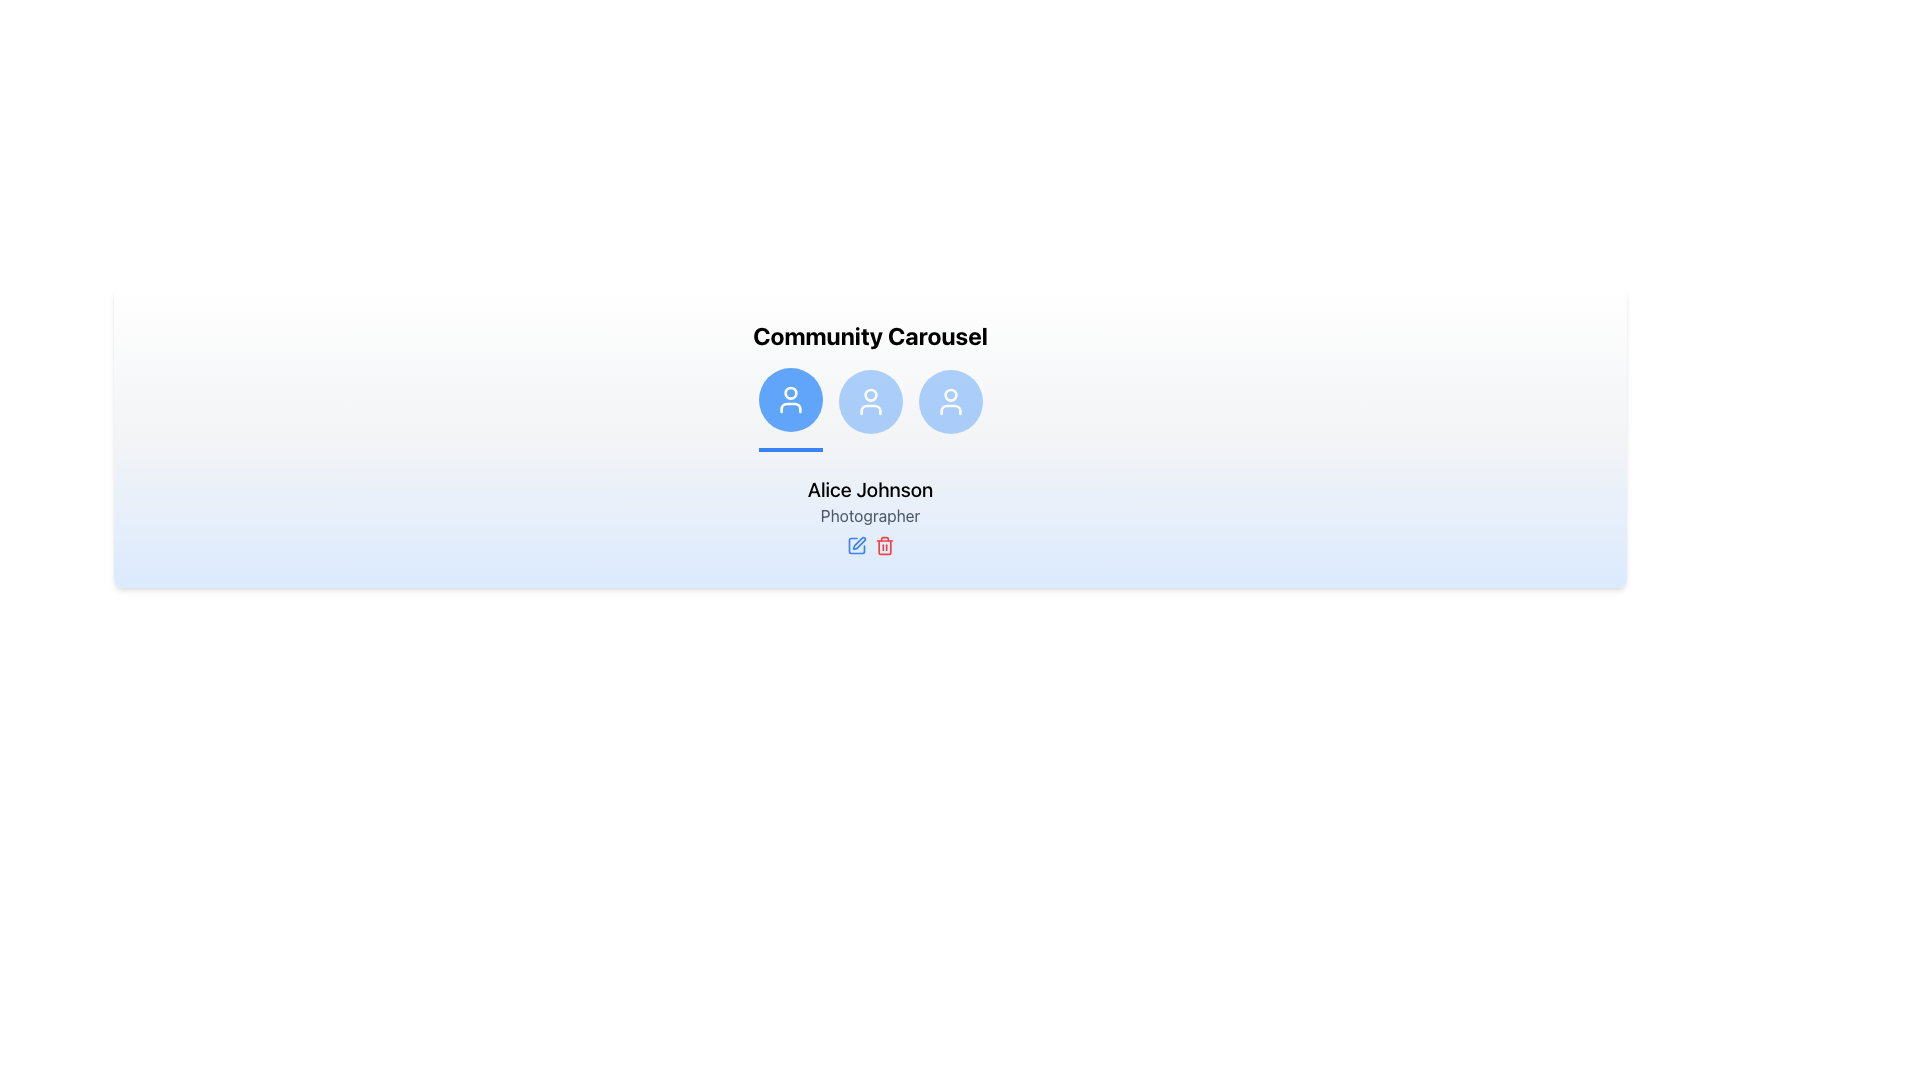 The height and width of the screenshot is (1080, 1920). Describe the element at coordinates (870, 334) in the screenshot. I see `the heading element that serves as a descriptive header for the section of the interface, located centrally above a row of user icons` at that location.